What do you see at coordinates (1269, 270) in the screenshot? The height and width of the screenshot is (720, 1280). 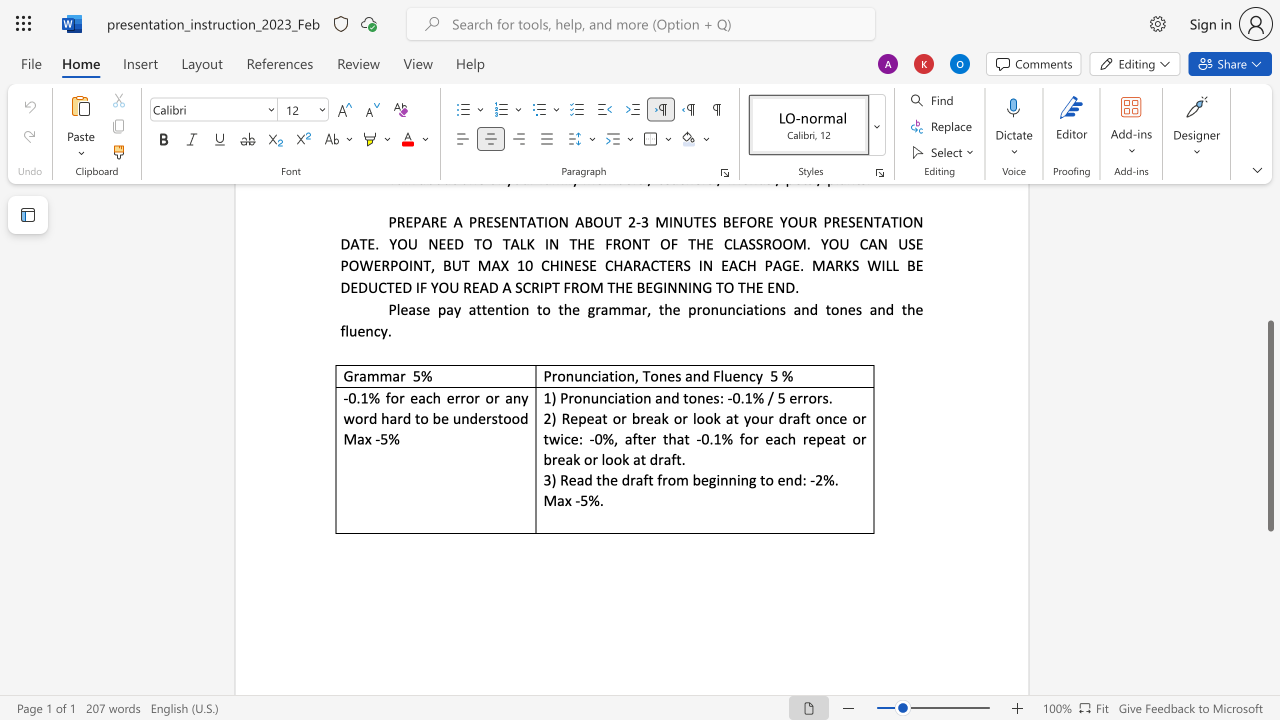 I see `the scrollbar on the right` at bounding box center [1269, 270].